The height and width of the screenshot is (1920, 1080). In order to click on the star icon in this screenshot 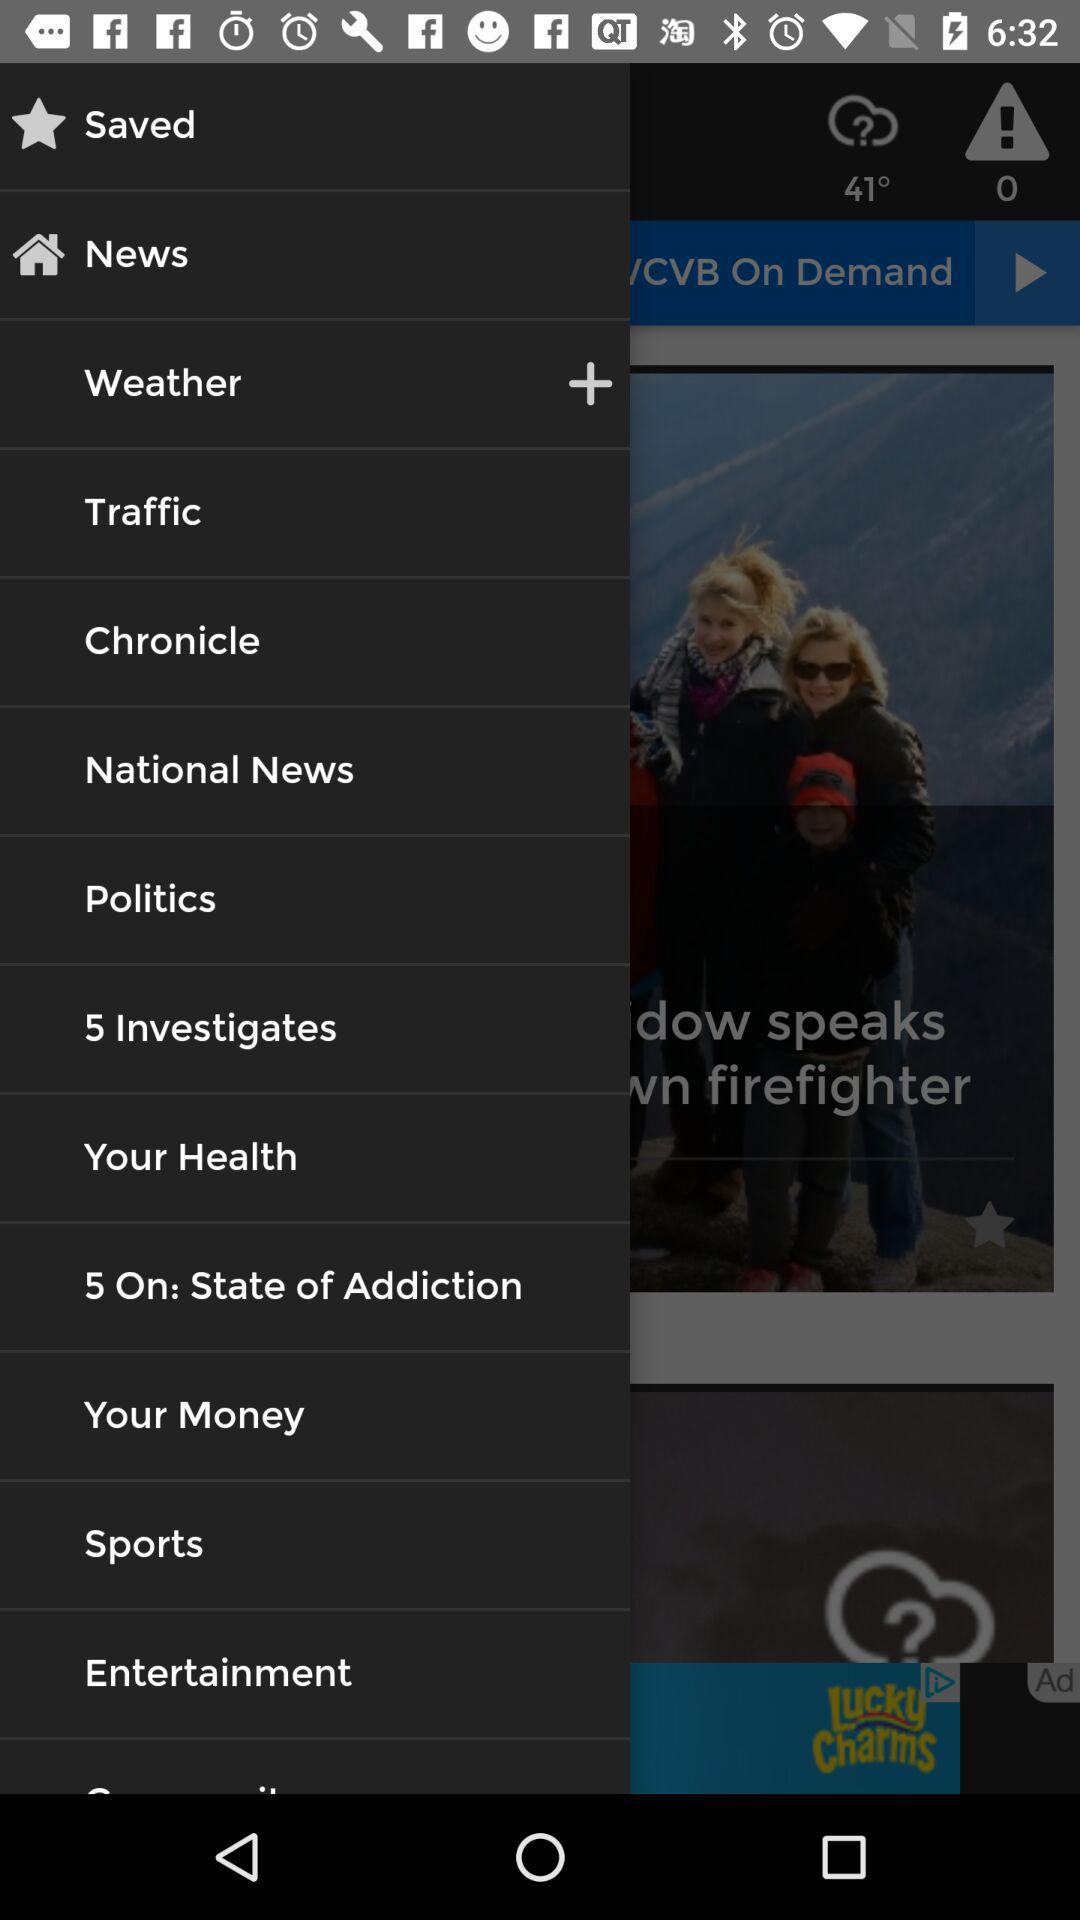, I will do `click(72, 135)`.